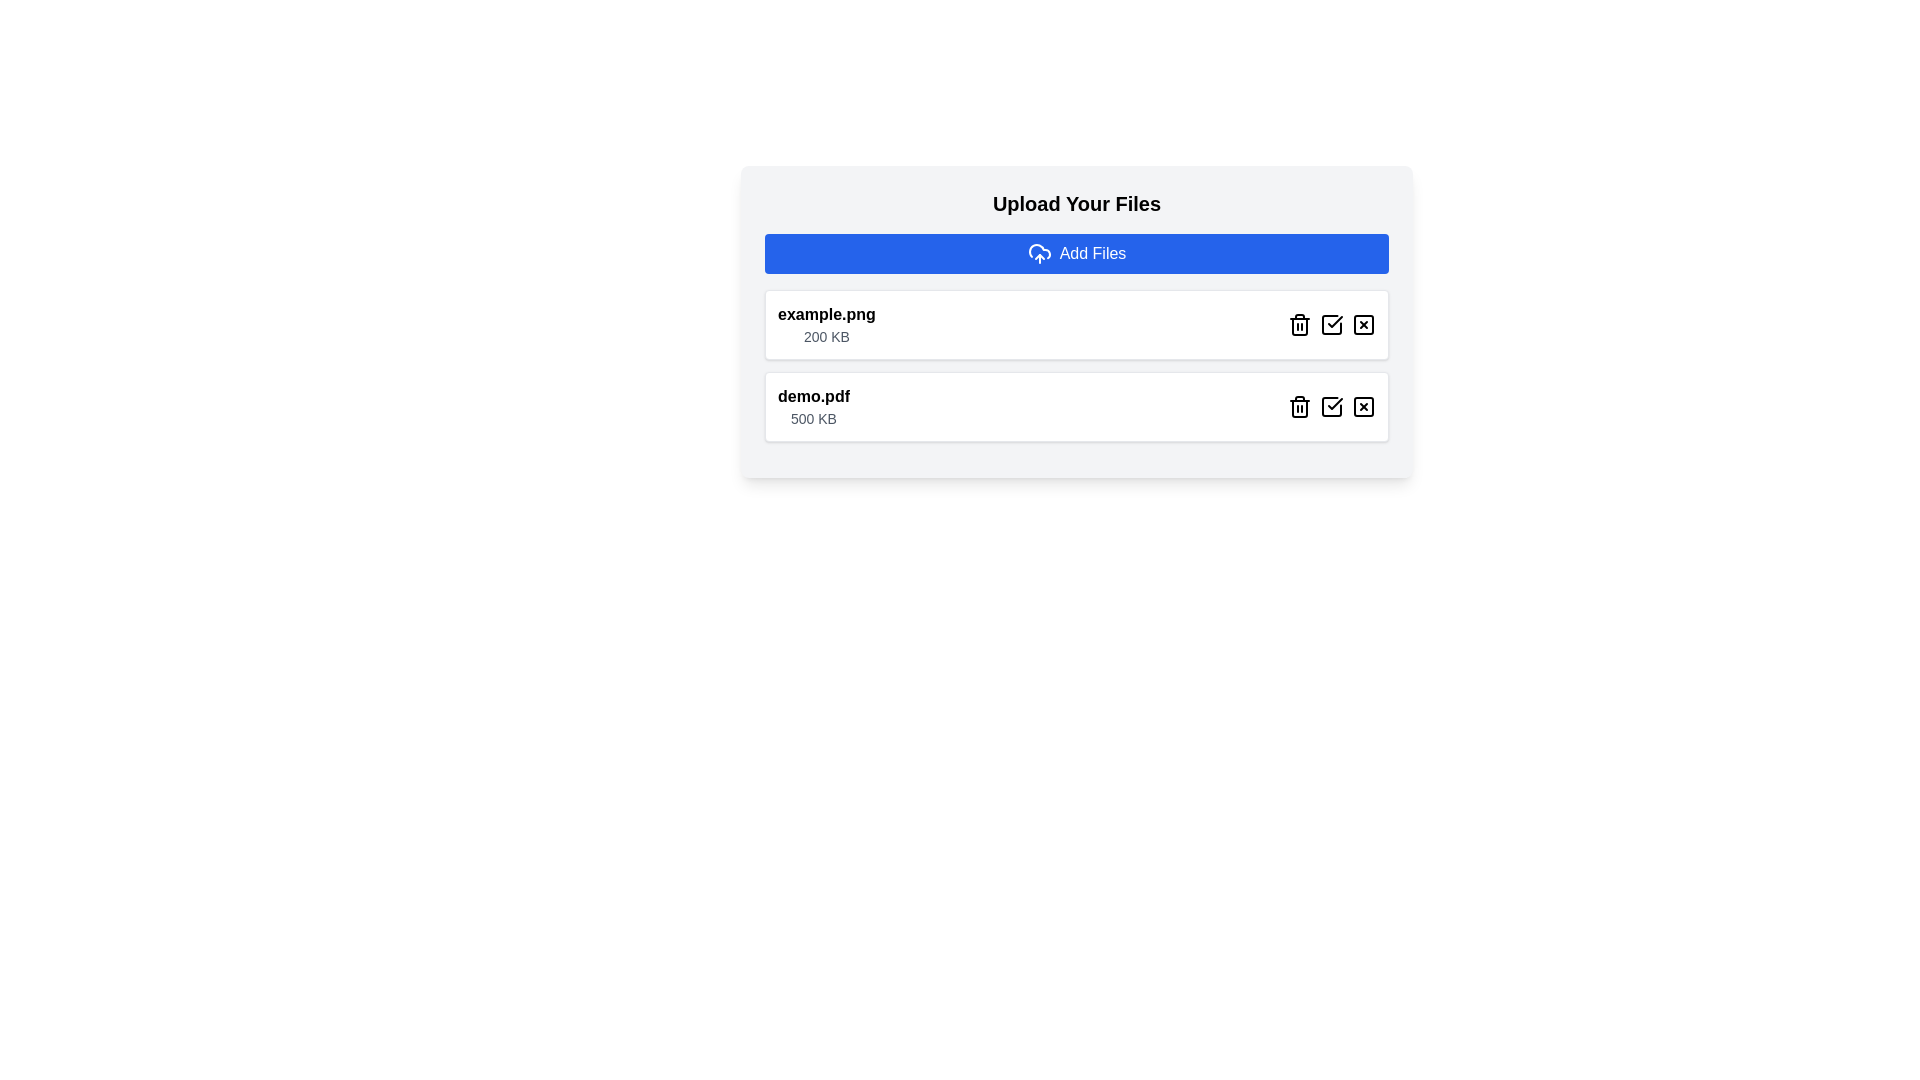 Image resolution: width=1920 pixels, height=1080 pixels. I want to click on the close button with an 'X' icon, which is the third button in a horizontal group of three aligned to the right of the 'example.png' file entry, so click(1362, 323).